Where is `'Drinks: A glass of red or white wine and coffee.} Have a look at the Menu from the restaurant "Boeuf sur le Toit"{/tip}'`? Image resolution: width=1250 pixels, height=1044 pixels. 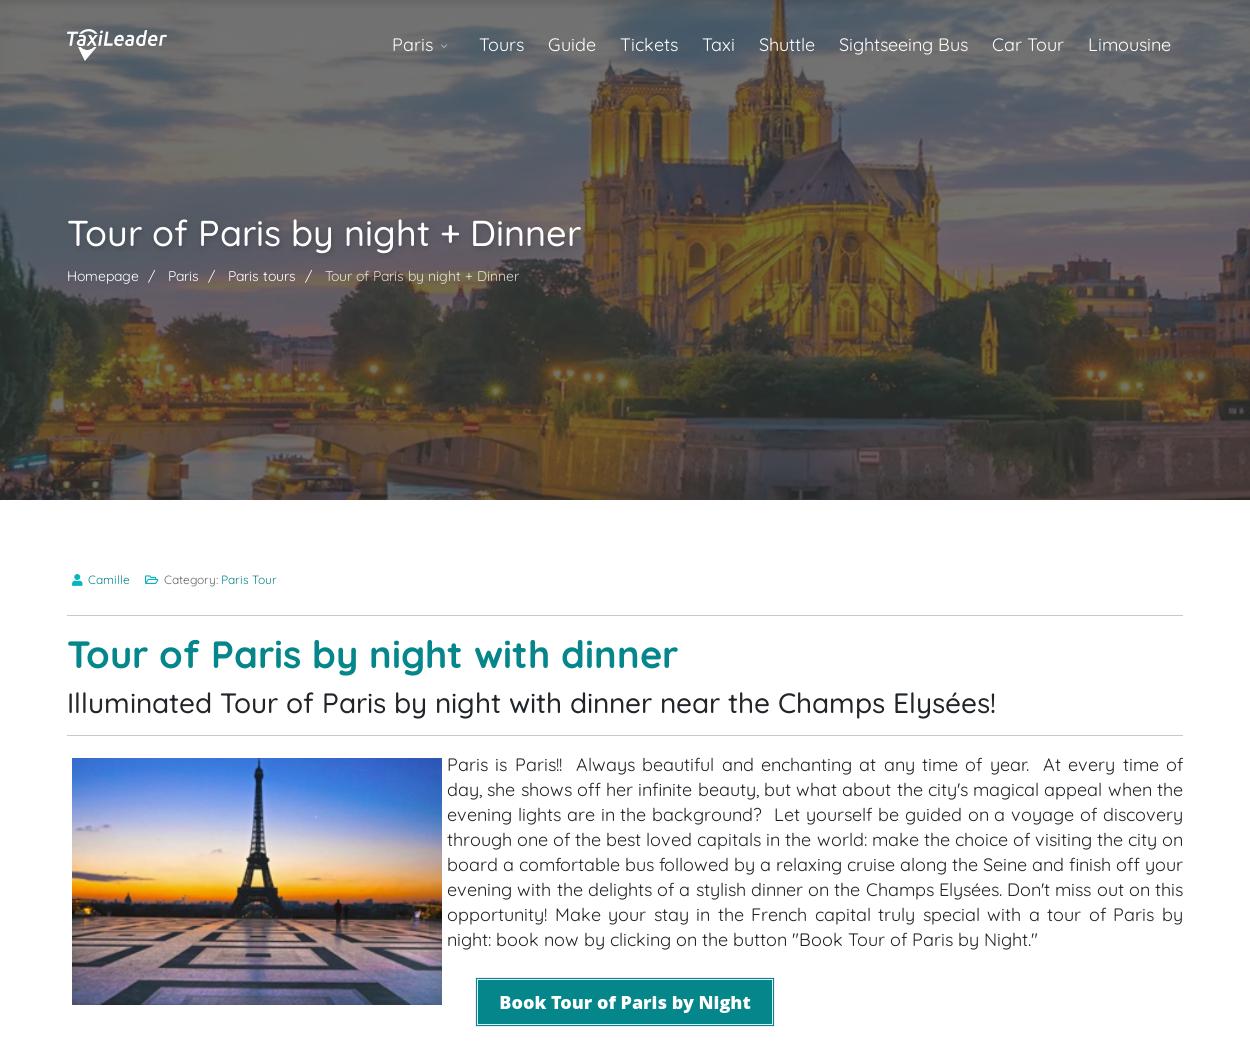 'Drinks: A glass of red or white wine and coffee.} Have a look at the Menu from the restaurant "Boeuf sur le Toit"{/tip}' is located at coordinates (551, 454).